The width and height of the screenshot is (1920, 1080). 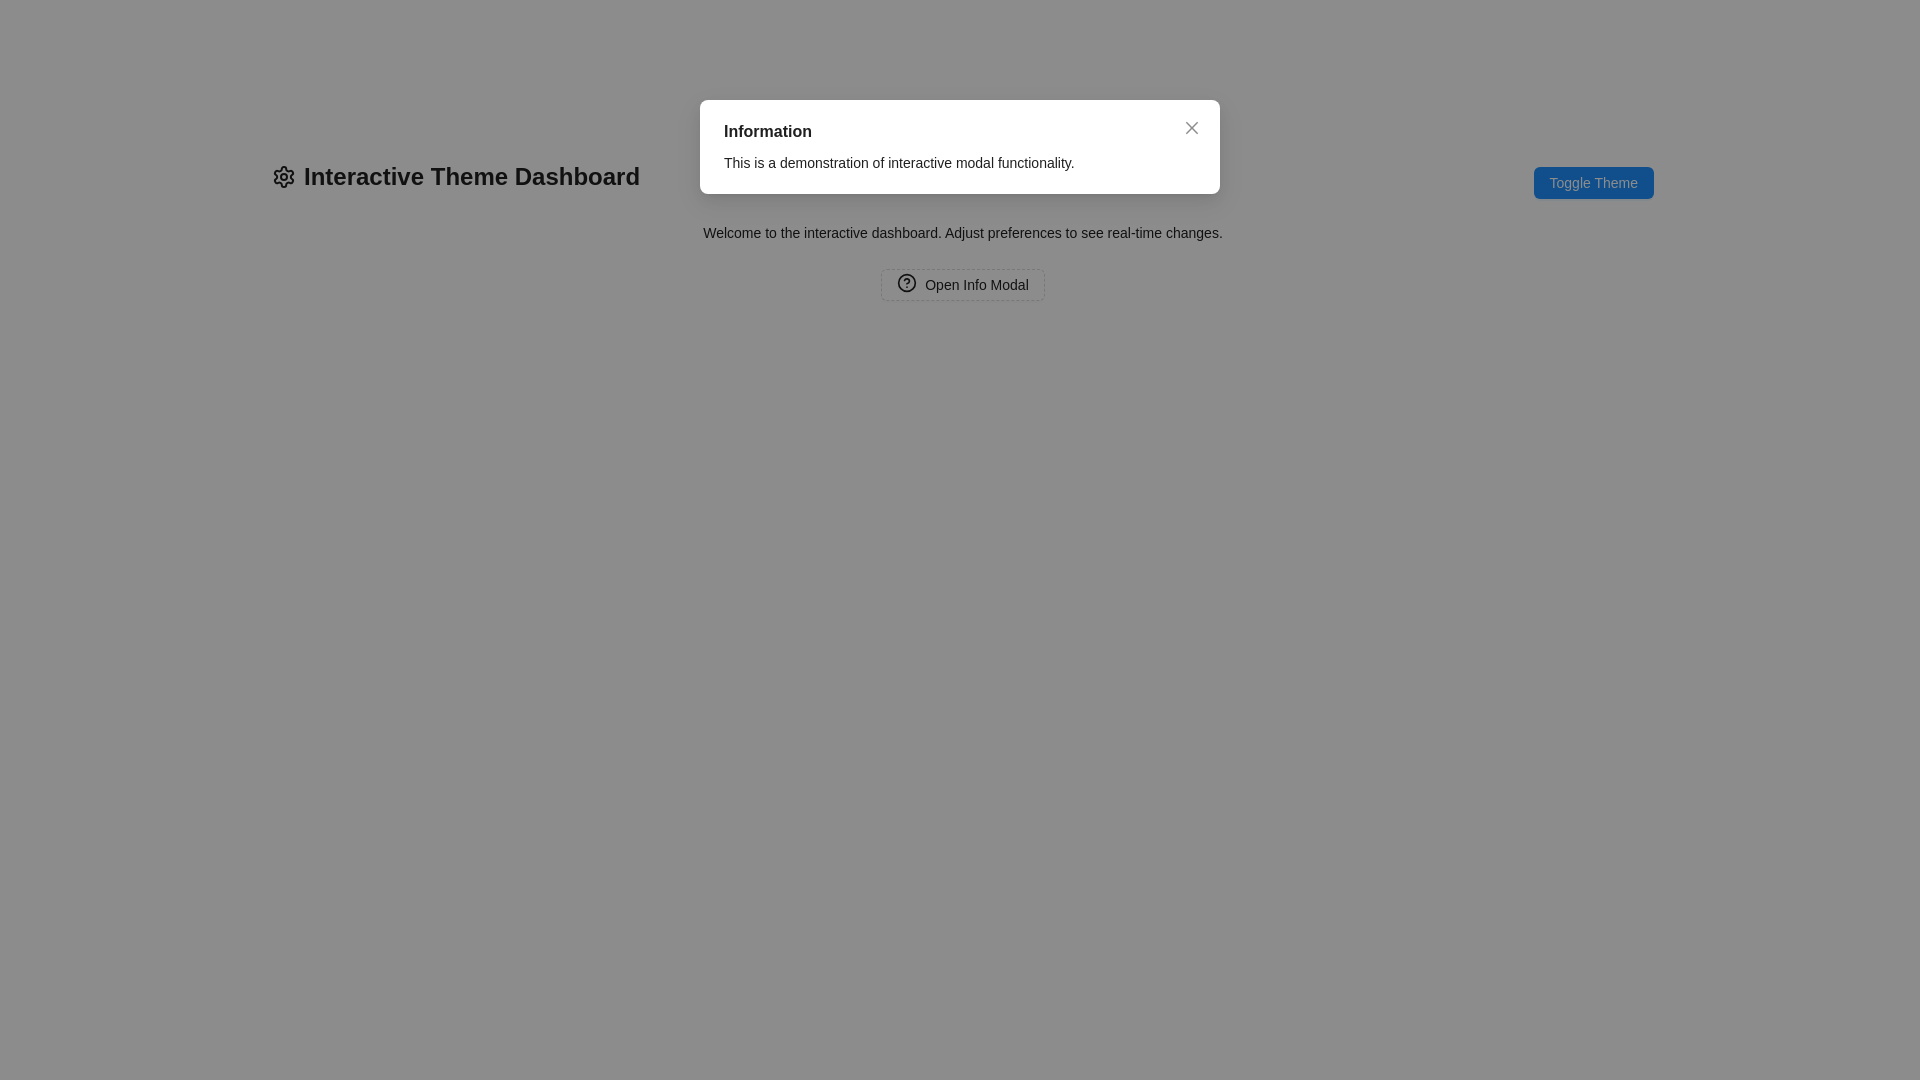 What do you see at coordinates (906, 285) in the screenshot?
I see `the circular icon with a question mark inside it, which is part of the 'Open Info Modal' button, located towards the left side of the button's text` at bounding box center [906, 285].